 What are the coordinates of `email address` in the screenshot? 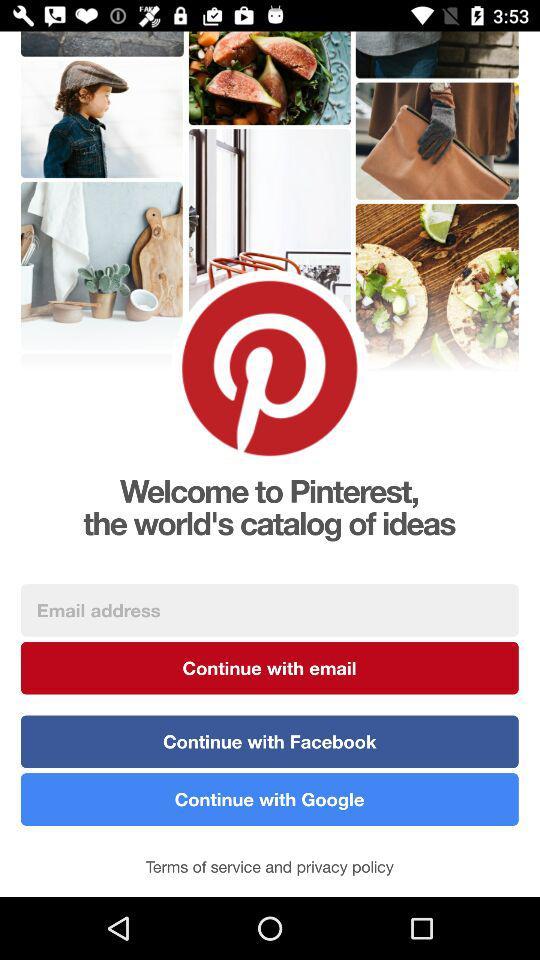 It's located at (269, 609).